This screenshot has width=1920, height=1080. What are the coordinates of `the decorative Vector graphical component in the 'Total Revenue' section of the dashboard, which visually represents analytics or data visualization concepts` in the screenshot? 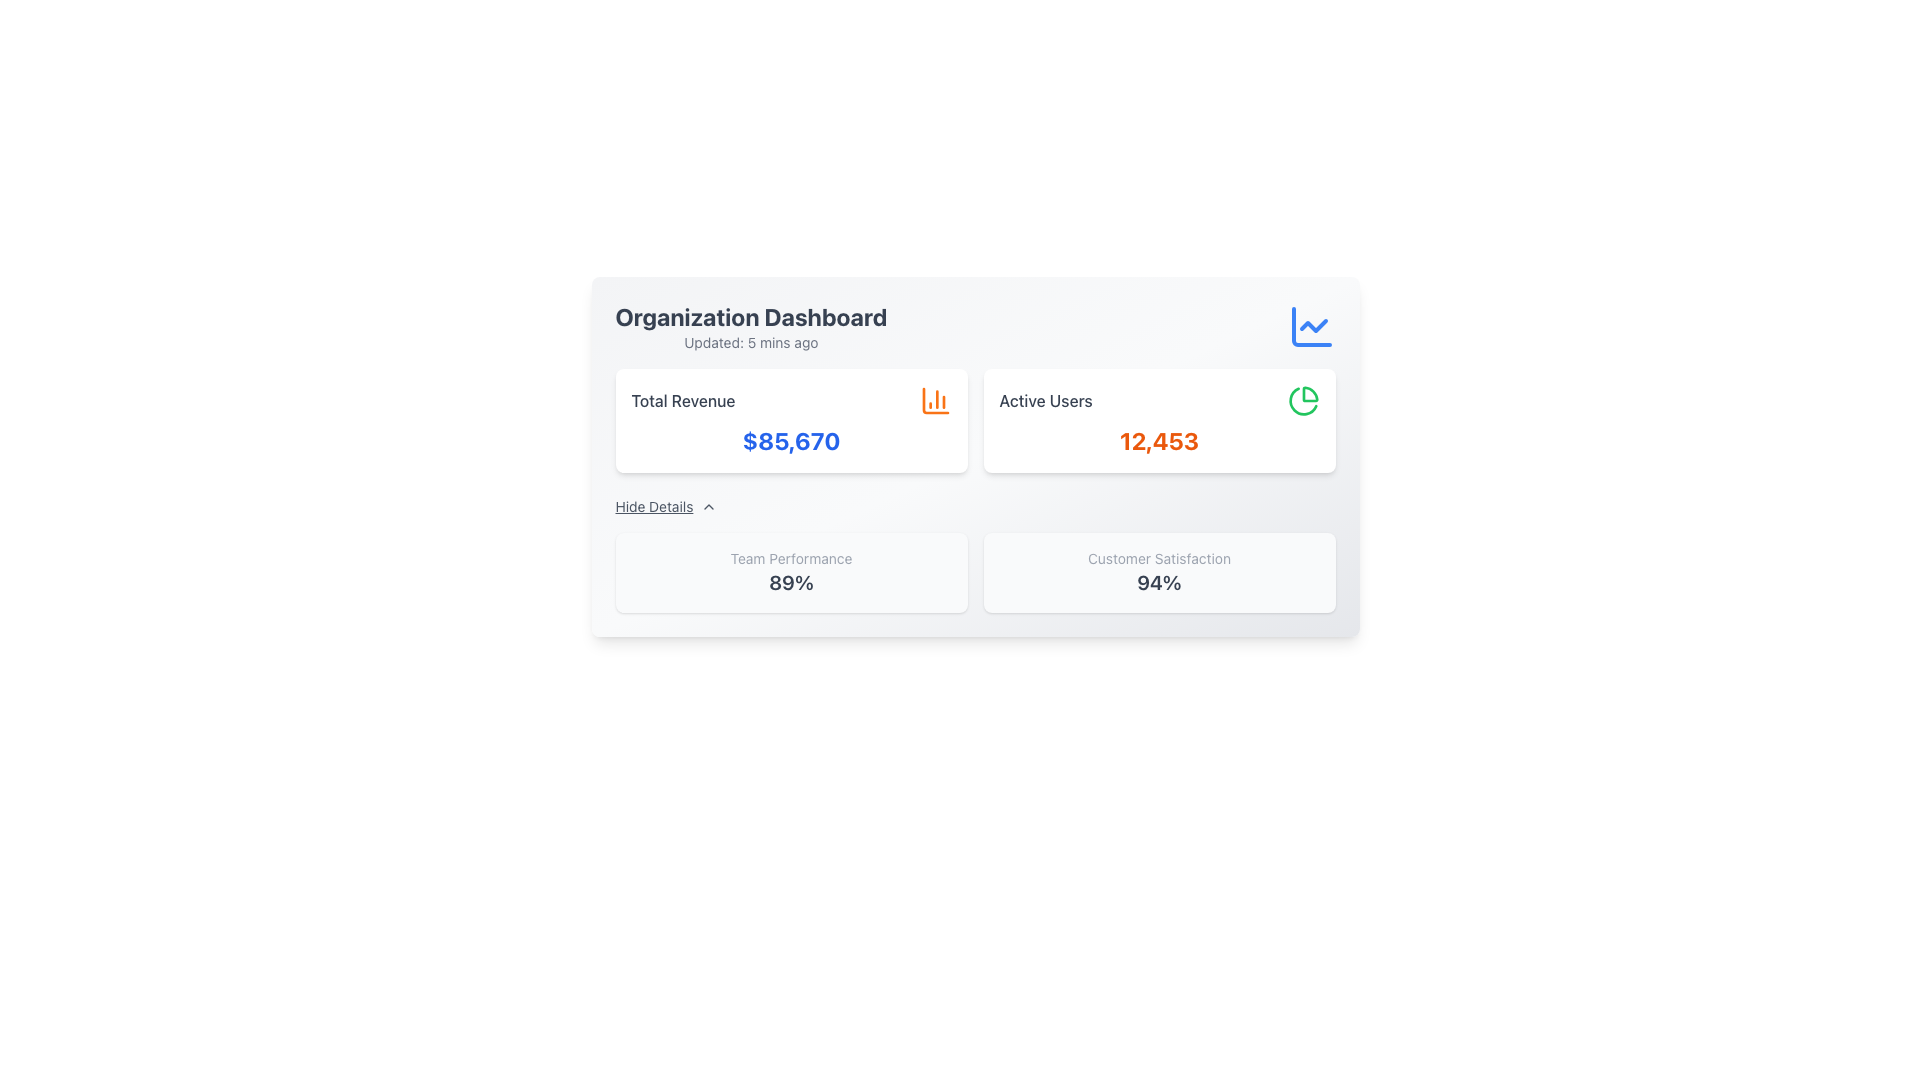 It's located at (934, 401).